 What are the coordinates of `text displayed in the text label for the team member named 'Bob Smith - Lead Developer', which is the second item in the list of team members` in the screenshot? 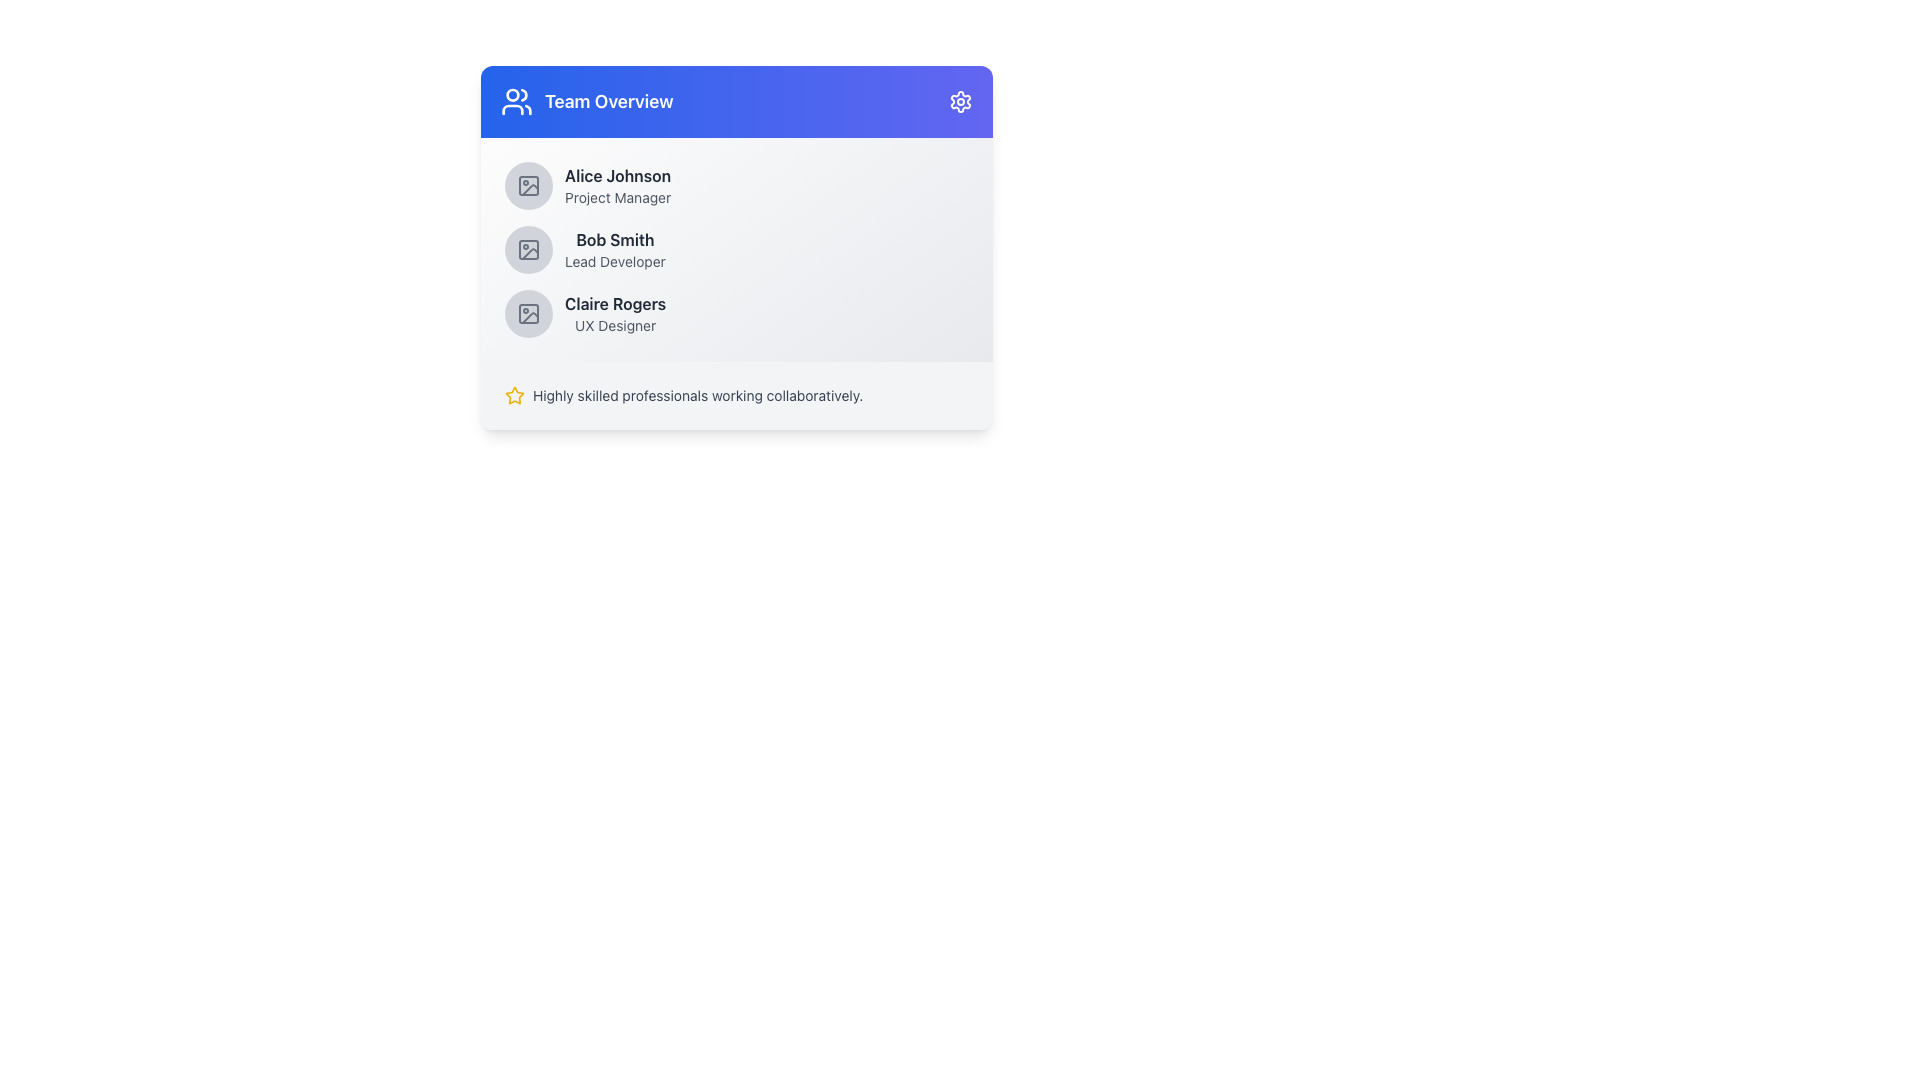 It's located at (614, 249).